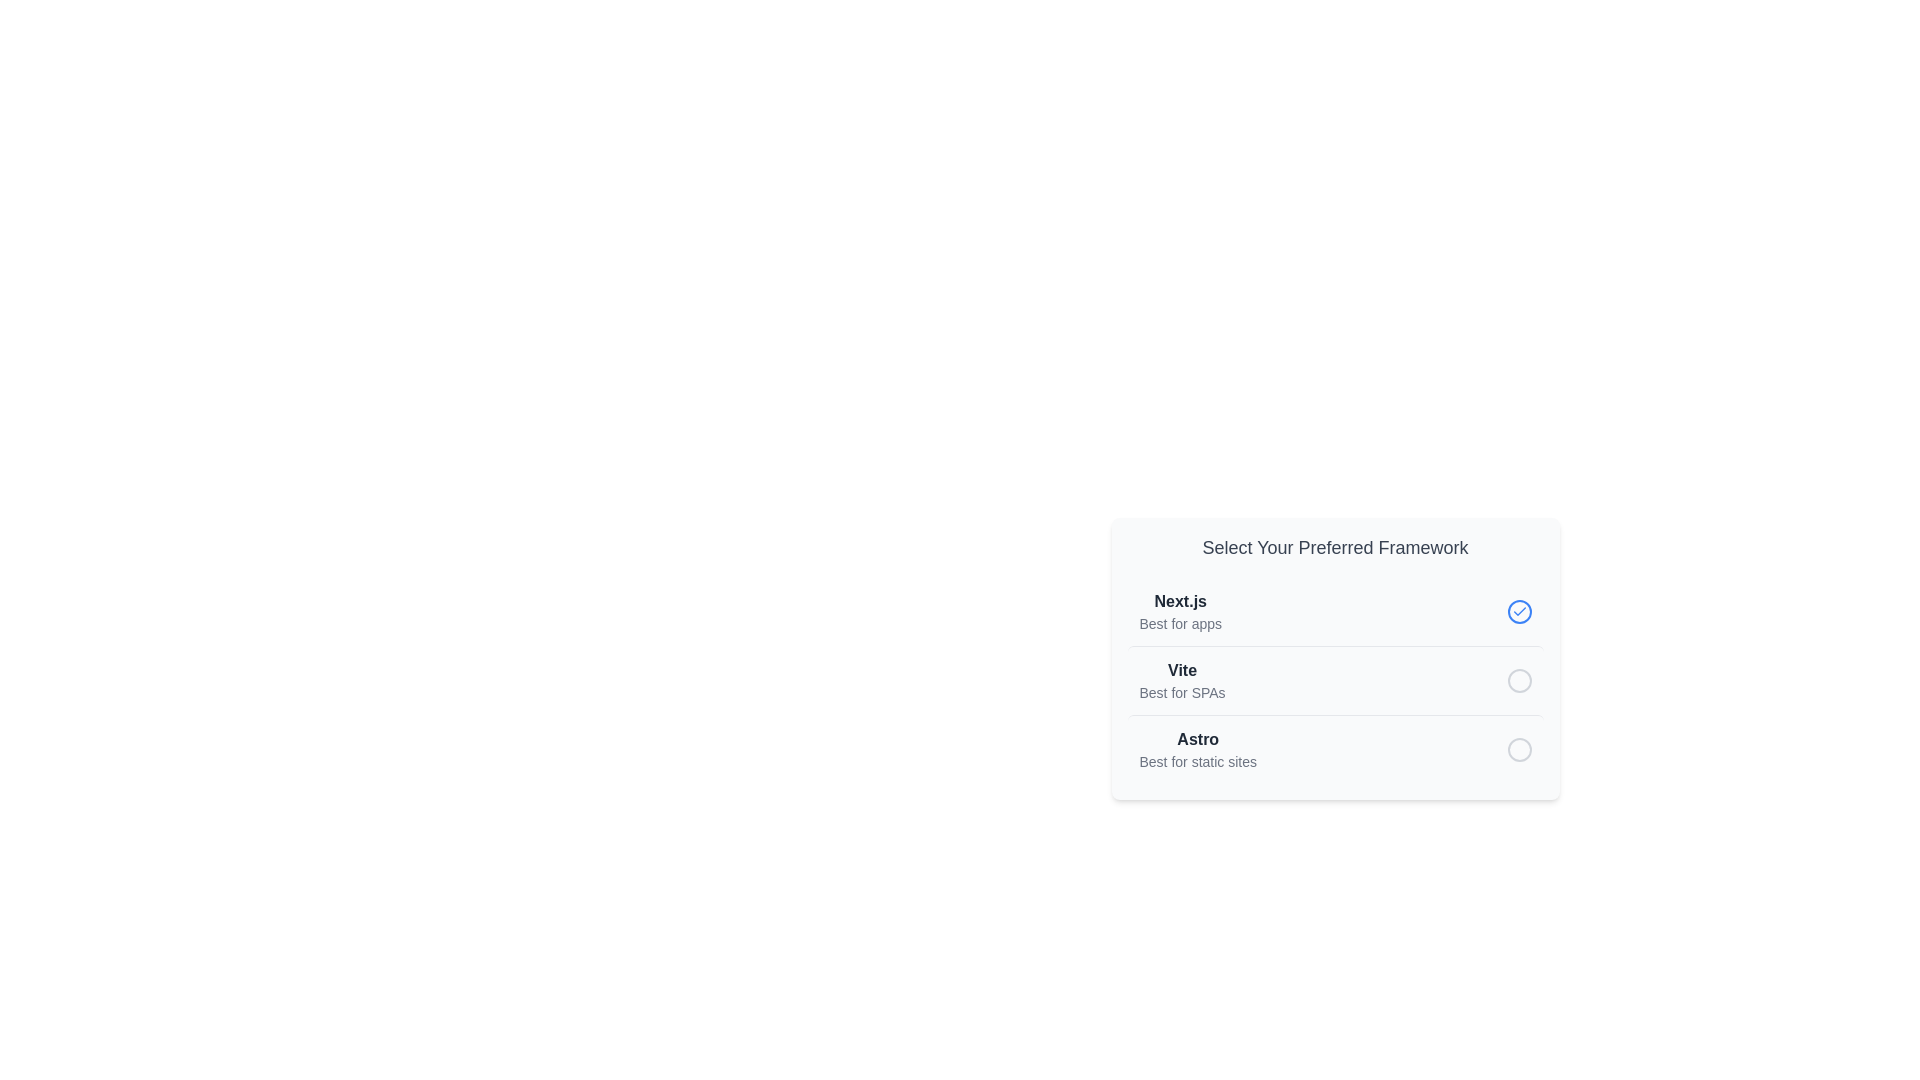 The width and height of the screenshot is (1920, 1080). Describe the element at coordinates (1198, 762) in the screenshot. I see `the text label displaying 'Best for static sites', which is located below the 'Astro' title in the framework selection list` at that location.